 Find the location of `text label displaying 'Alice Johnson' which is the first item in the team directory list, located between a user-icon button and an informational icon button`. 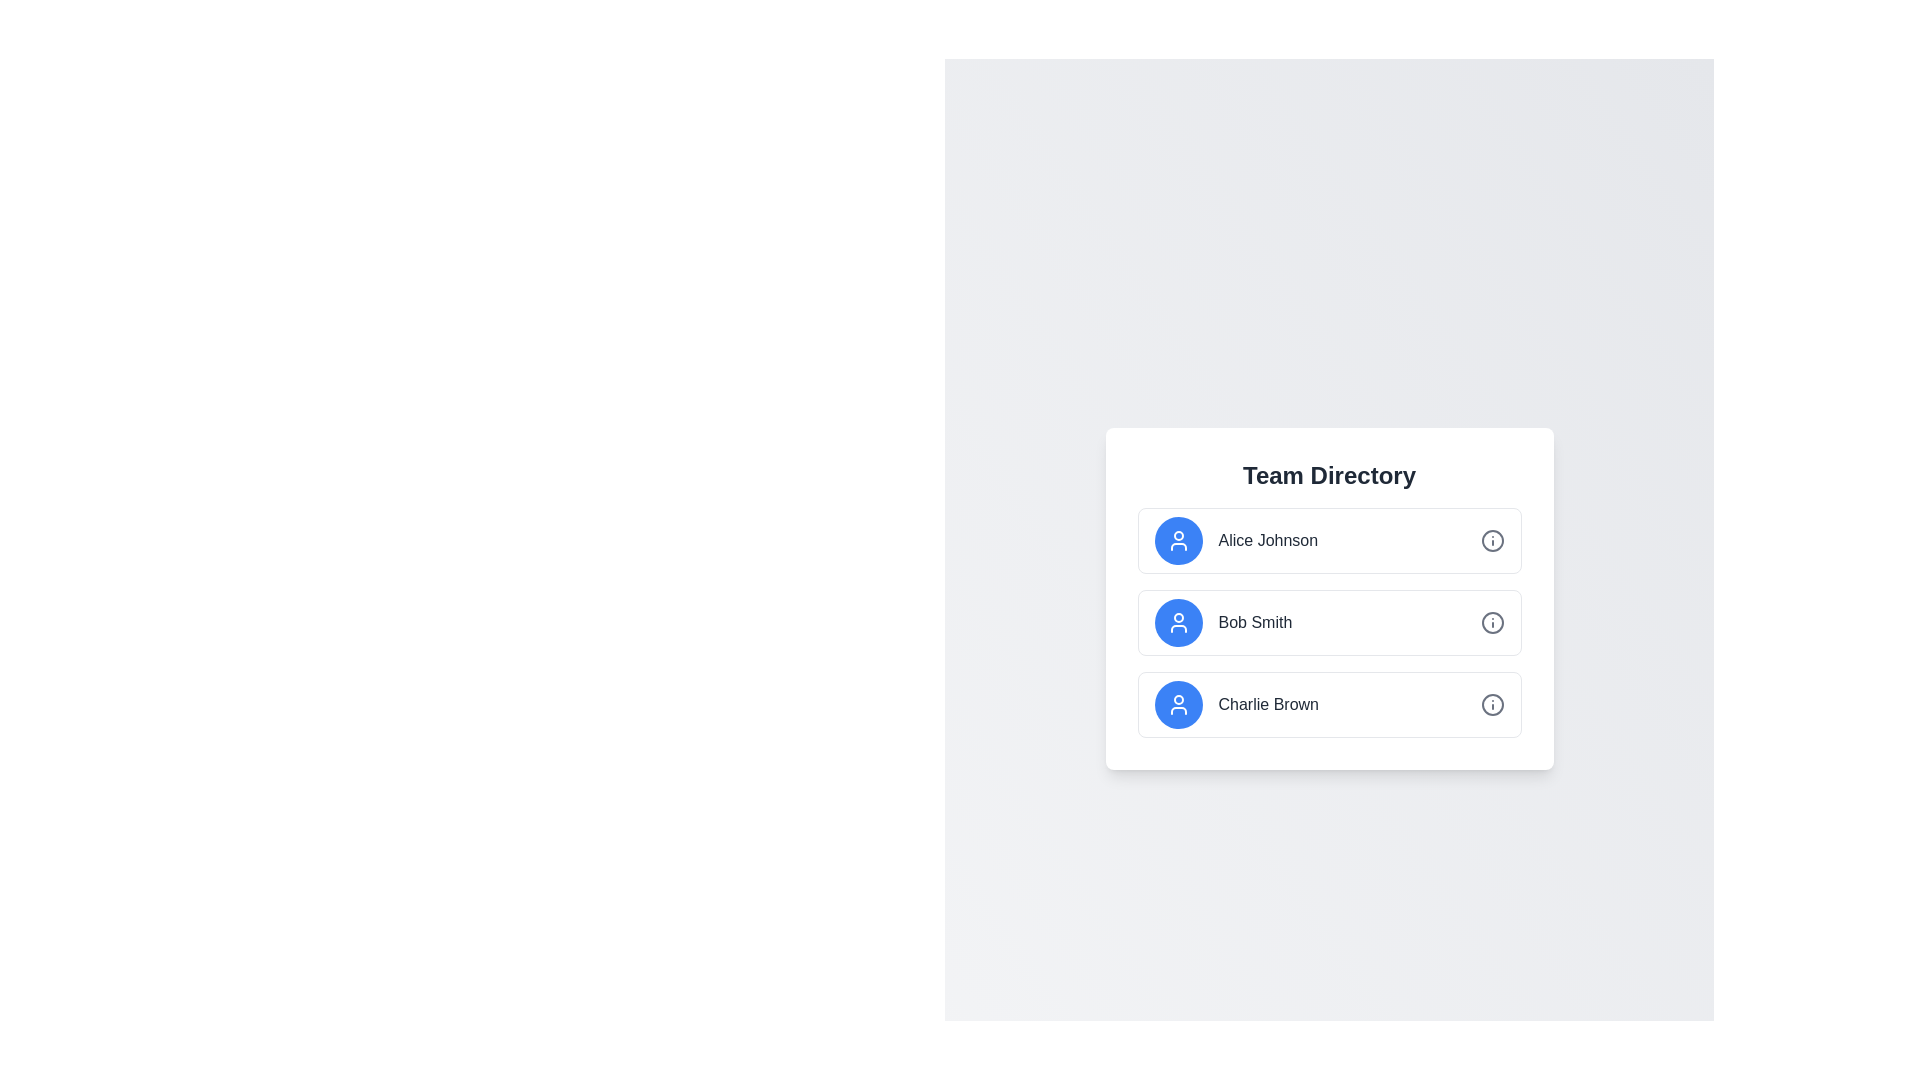

text label displaying 'Alice Johnson' which is the first item in the team directory list, located between a user-icon button and an informational icon button is located at coordinates (1235, 540).